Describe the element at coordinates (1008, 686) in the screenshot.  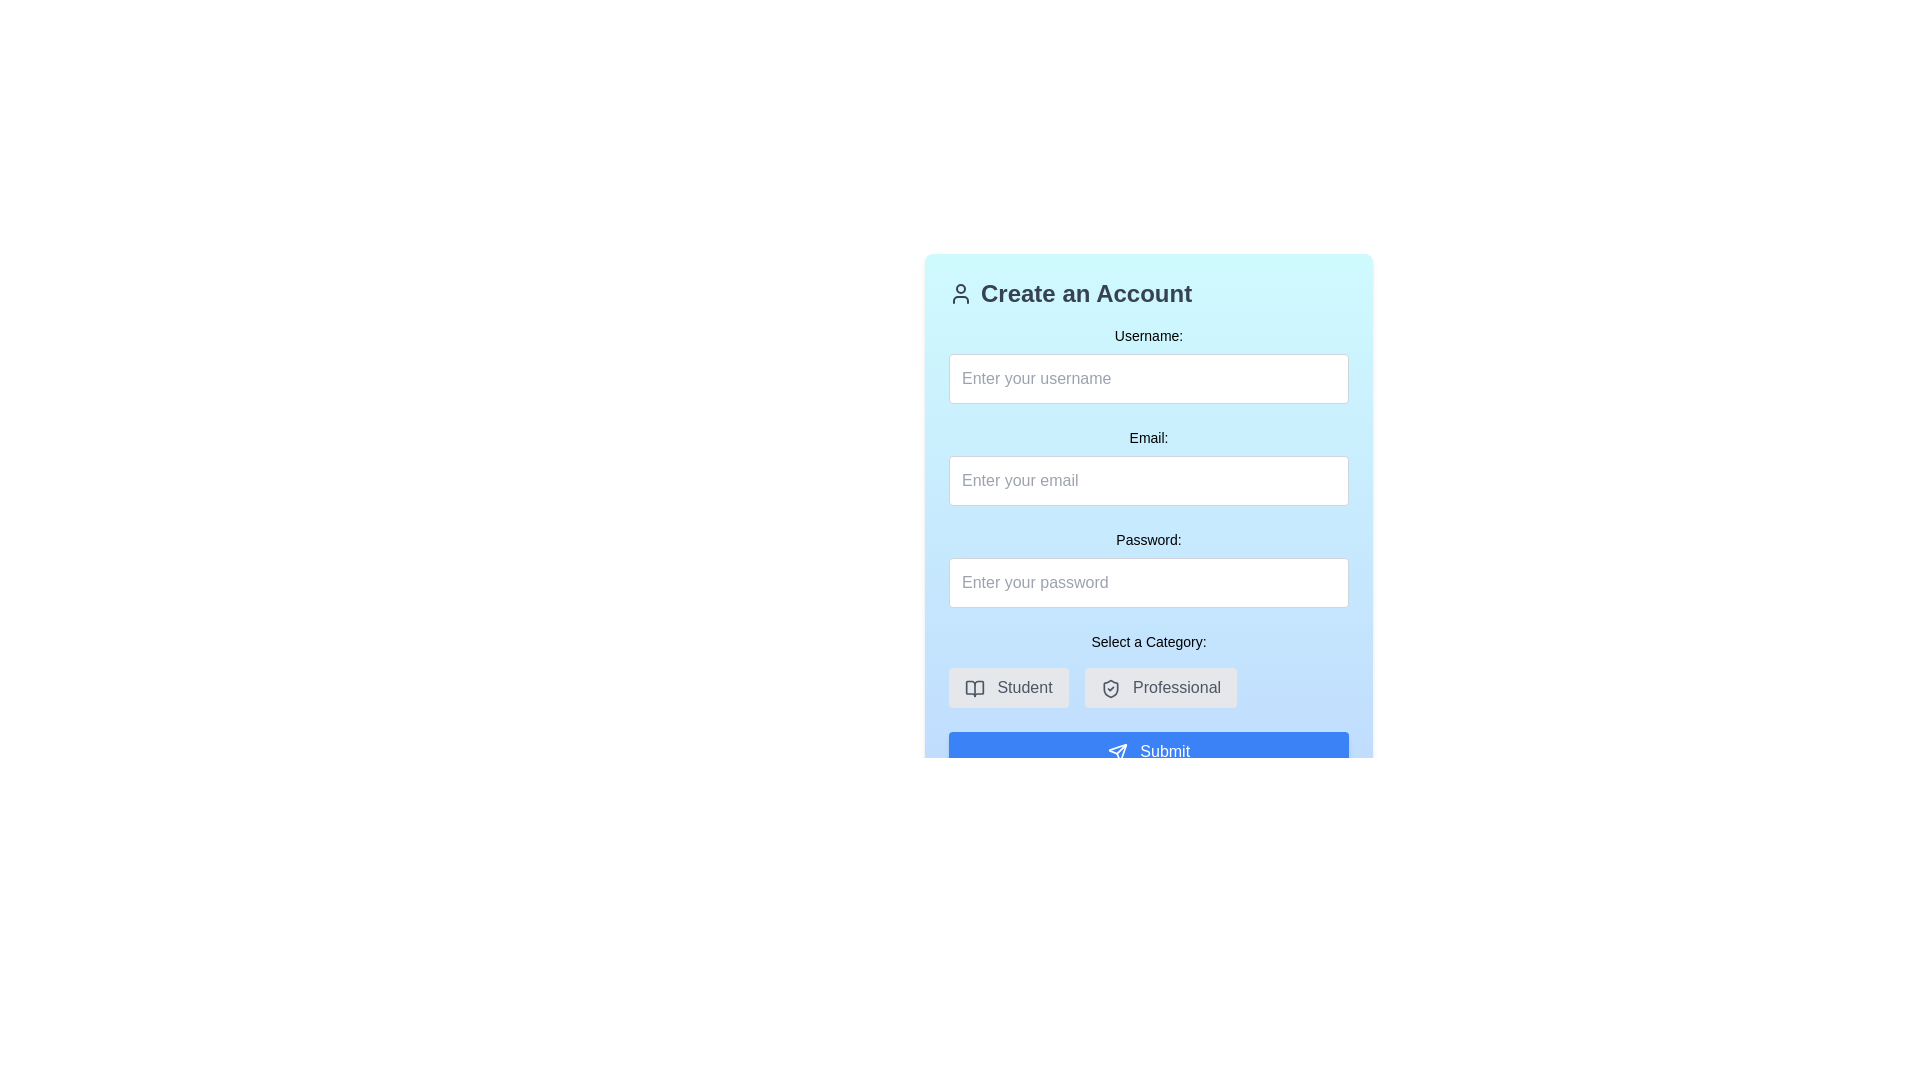
I see `the 'Student' button, which is a gray rectangular button with rounded edges, displaying an open book icon and the text 'Student' centered within it, located under the 'Select a Category' section` at that location.